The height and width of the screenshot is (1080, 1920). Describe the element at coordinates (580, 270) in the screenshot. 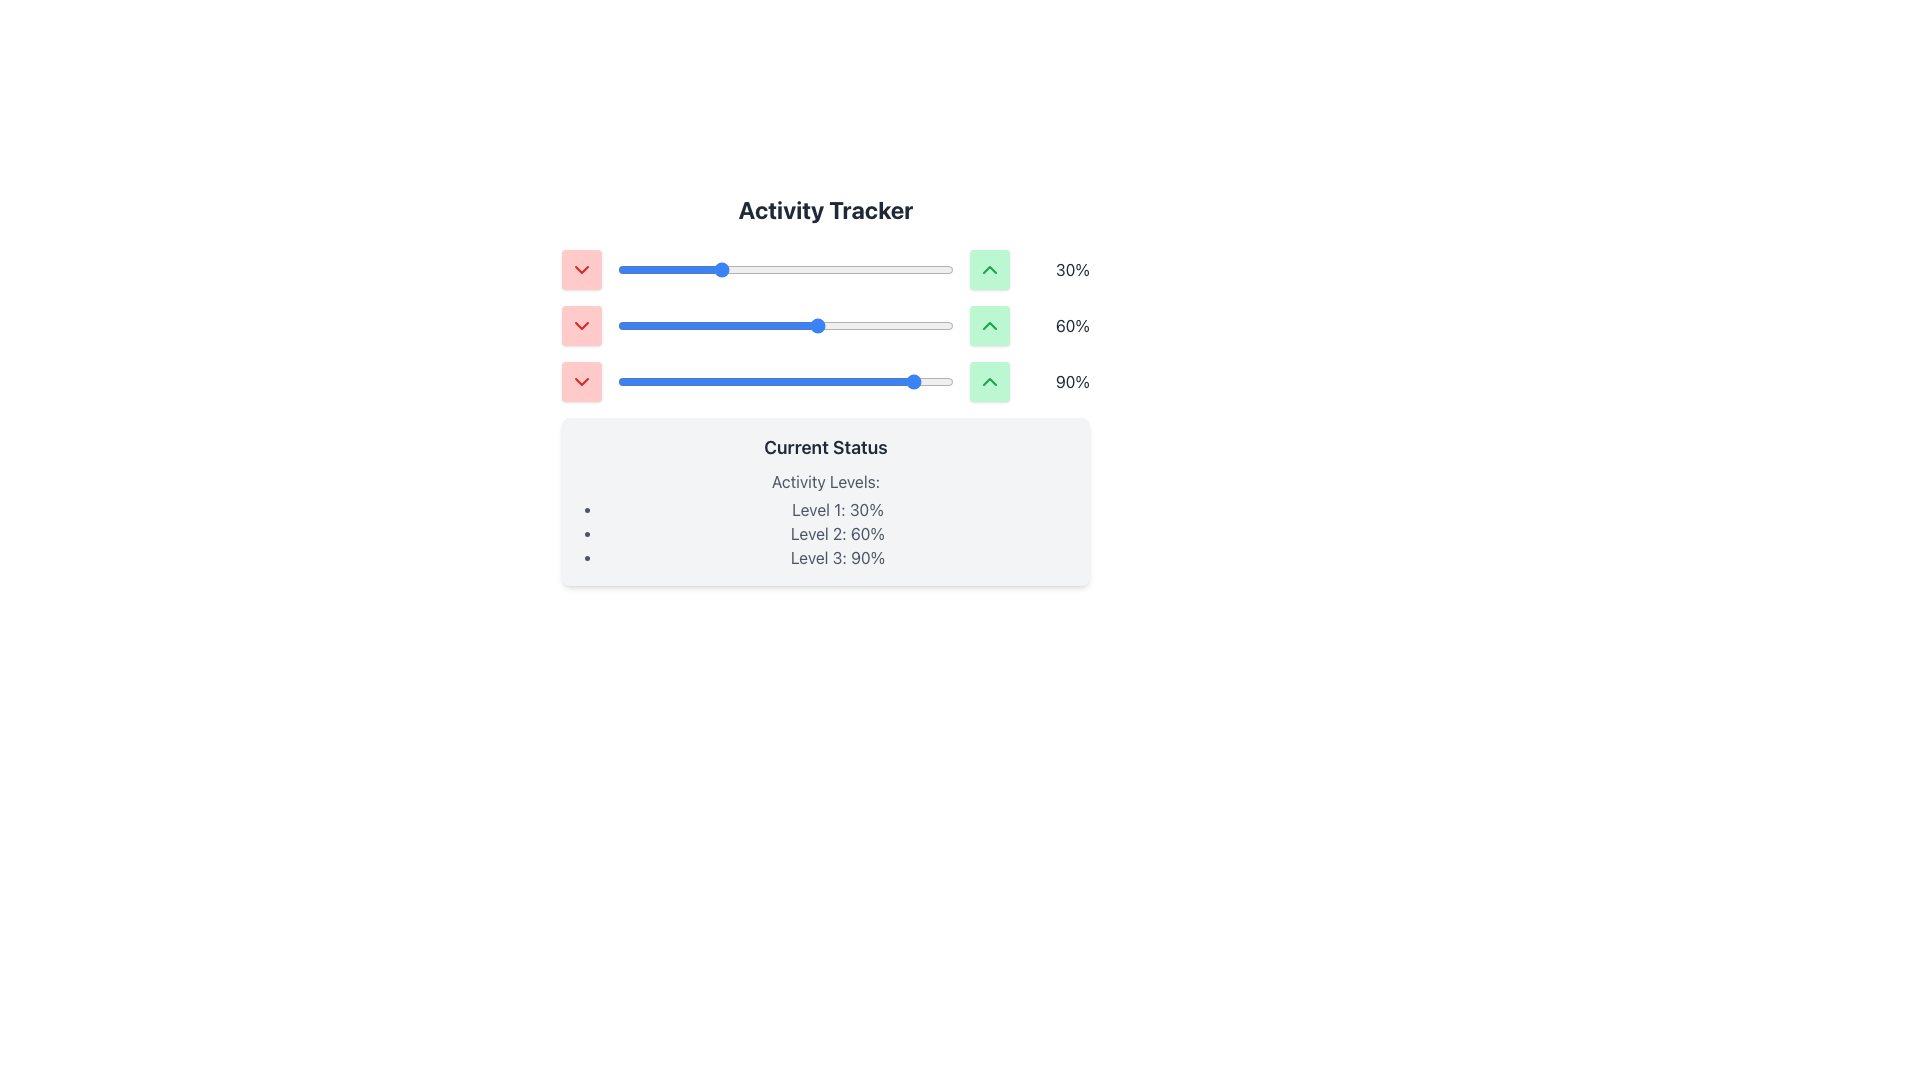

I see `the soft red button with rounded corners featuring a downward-pointing chevron icon` at that location.